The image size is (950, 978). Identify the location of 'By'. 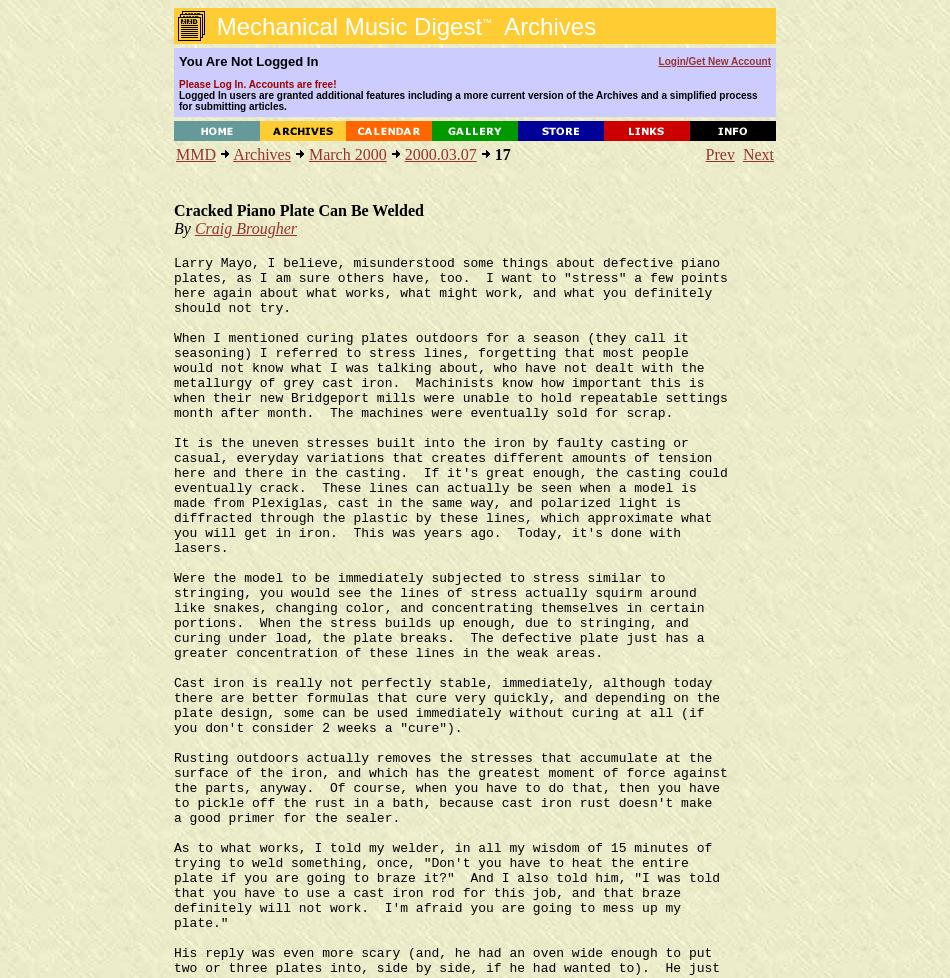
(184, 228).